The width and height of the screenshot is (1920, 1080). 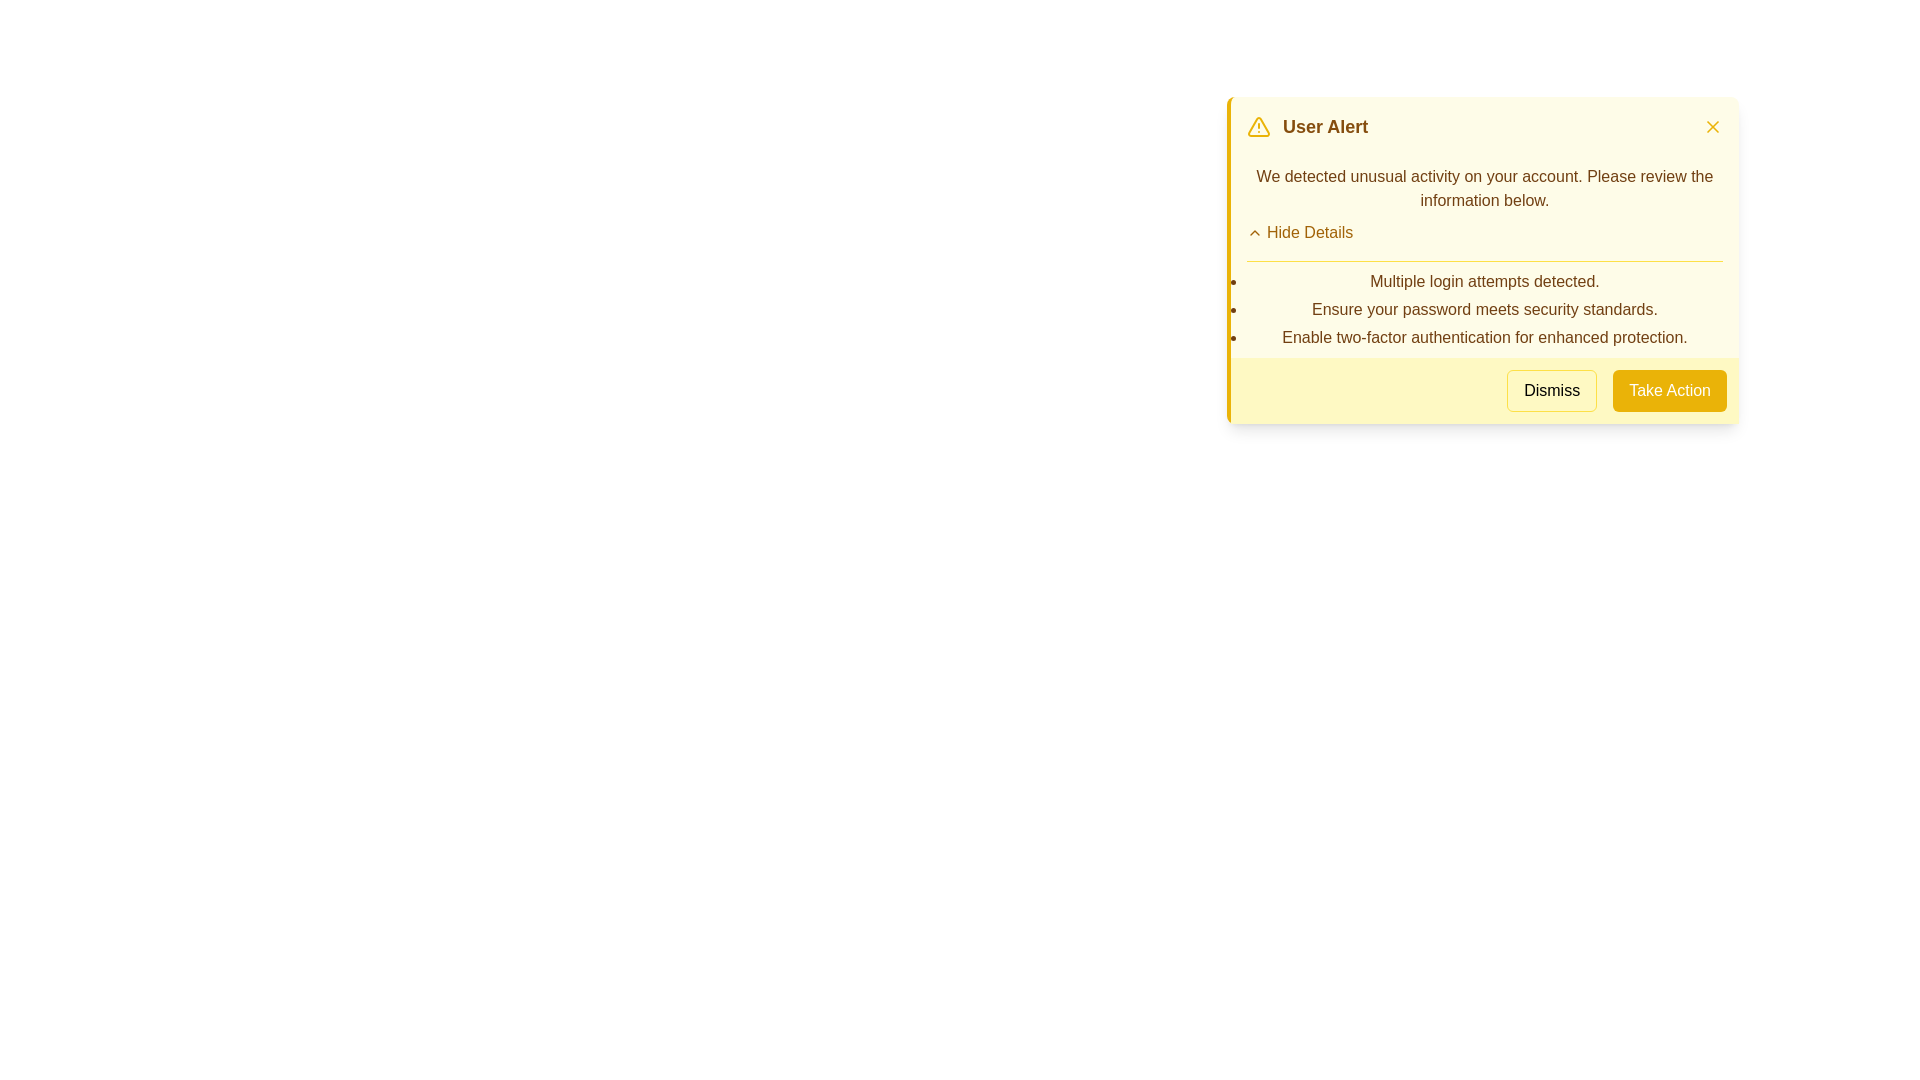 What do you see at coordinates (1484, 281) in the screenshot?
I see `the text 'Multiple login attempts detected.' which is styled in a readable font and displayed in a yellowish alert box, positioned above other security advice text` at bounding box center [1484, 281].